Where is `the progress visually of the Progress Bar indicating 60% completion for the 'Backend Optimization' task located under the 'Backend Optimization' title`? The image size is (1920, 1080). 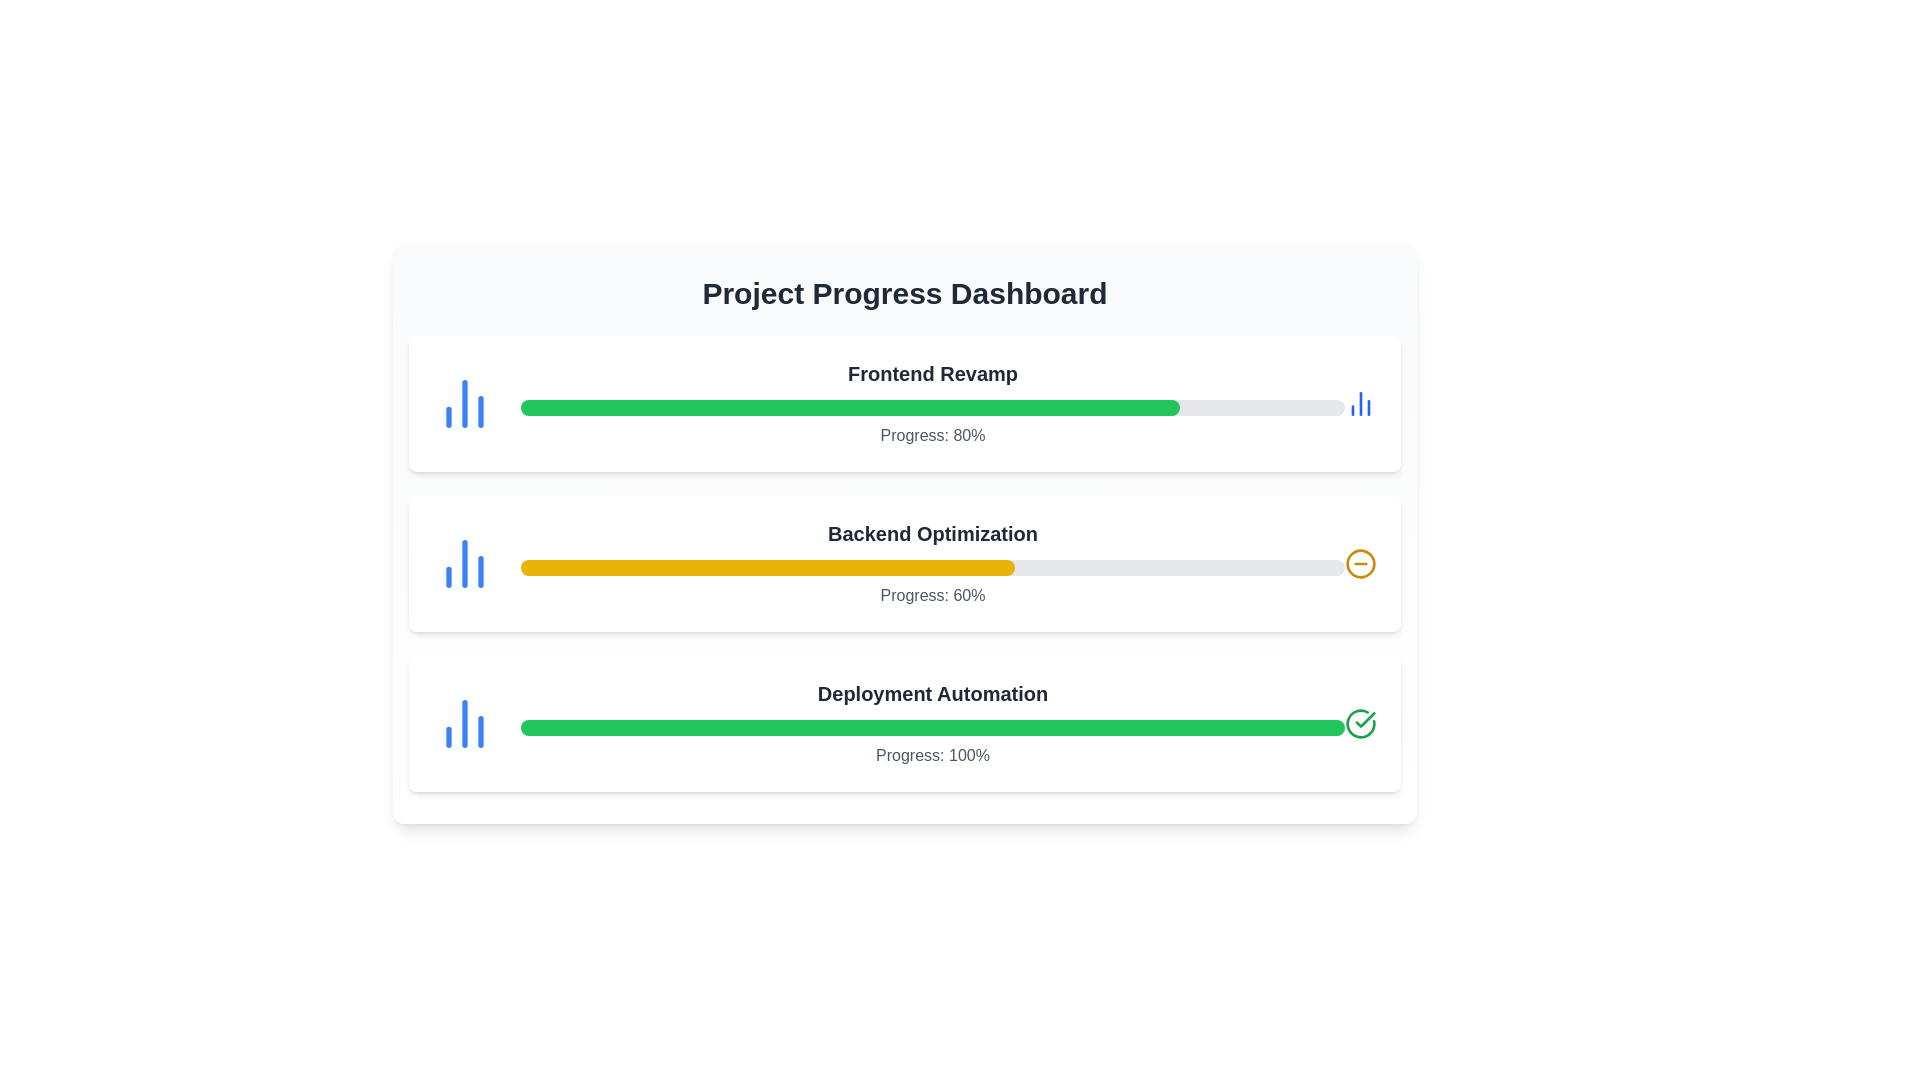 the progress visually of the Progress Bar indicating 60% completion for the 'Backend Optimization' task located under the 'Backend Optimization' title is located at coordinates (931, 567).